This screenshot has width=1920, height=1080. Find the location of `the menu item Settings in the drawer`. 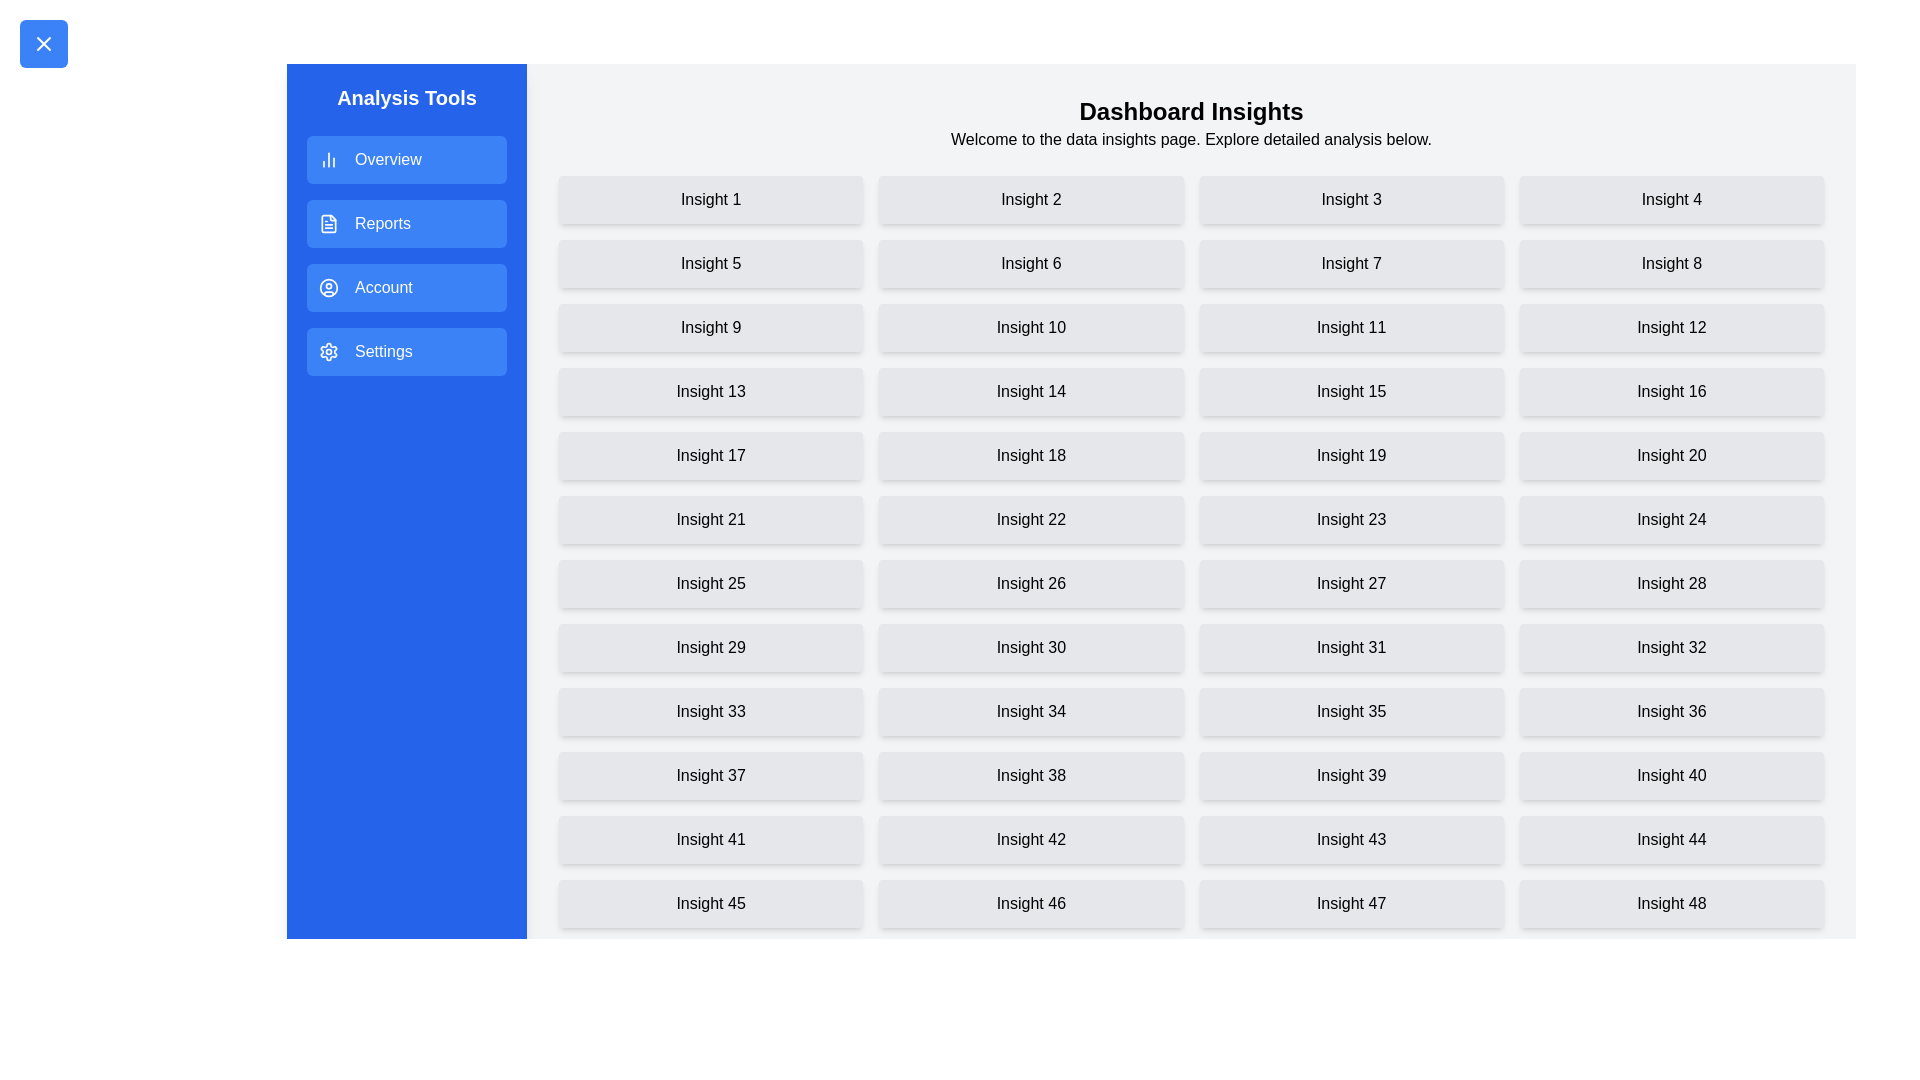

the menu item Settings in the drawer is located at coordinates (406, 350).